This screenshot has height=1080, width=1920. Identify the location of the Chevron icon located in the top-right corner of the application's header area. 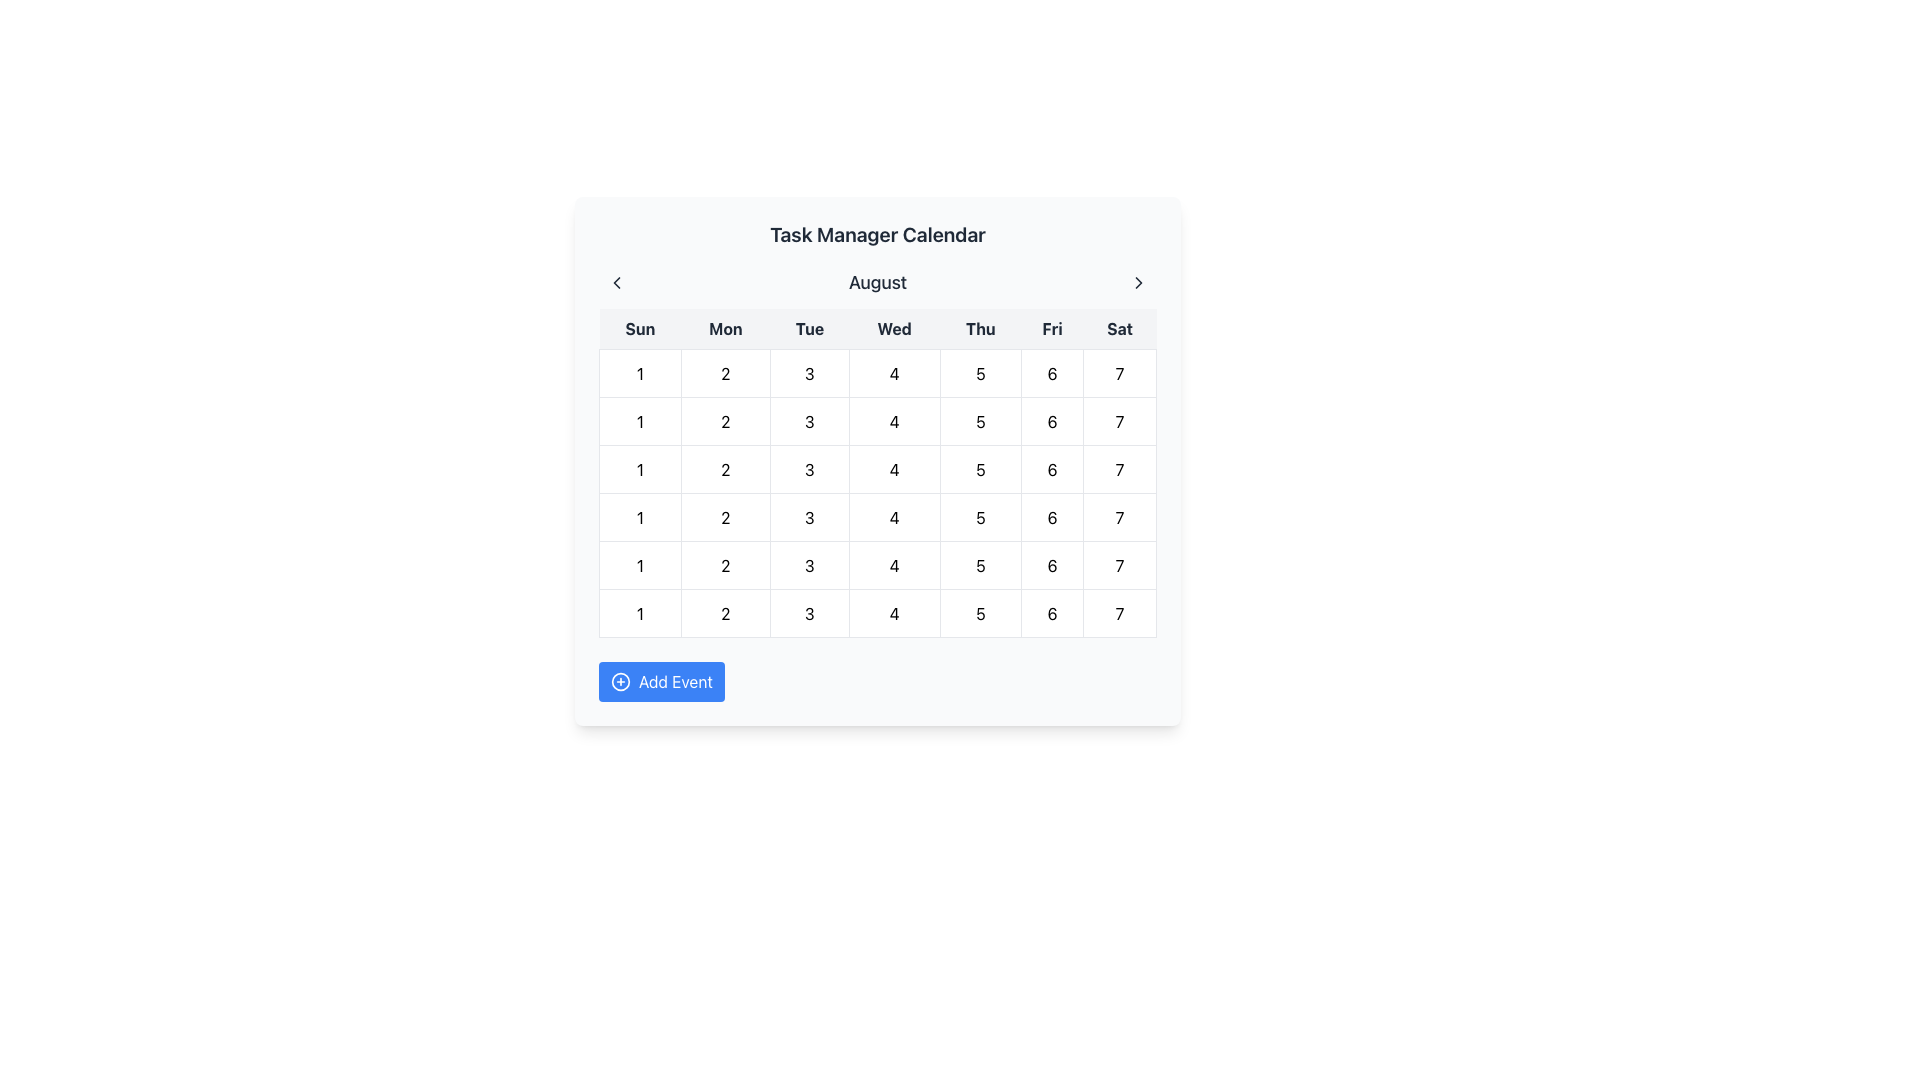
(1138, 282).